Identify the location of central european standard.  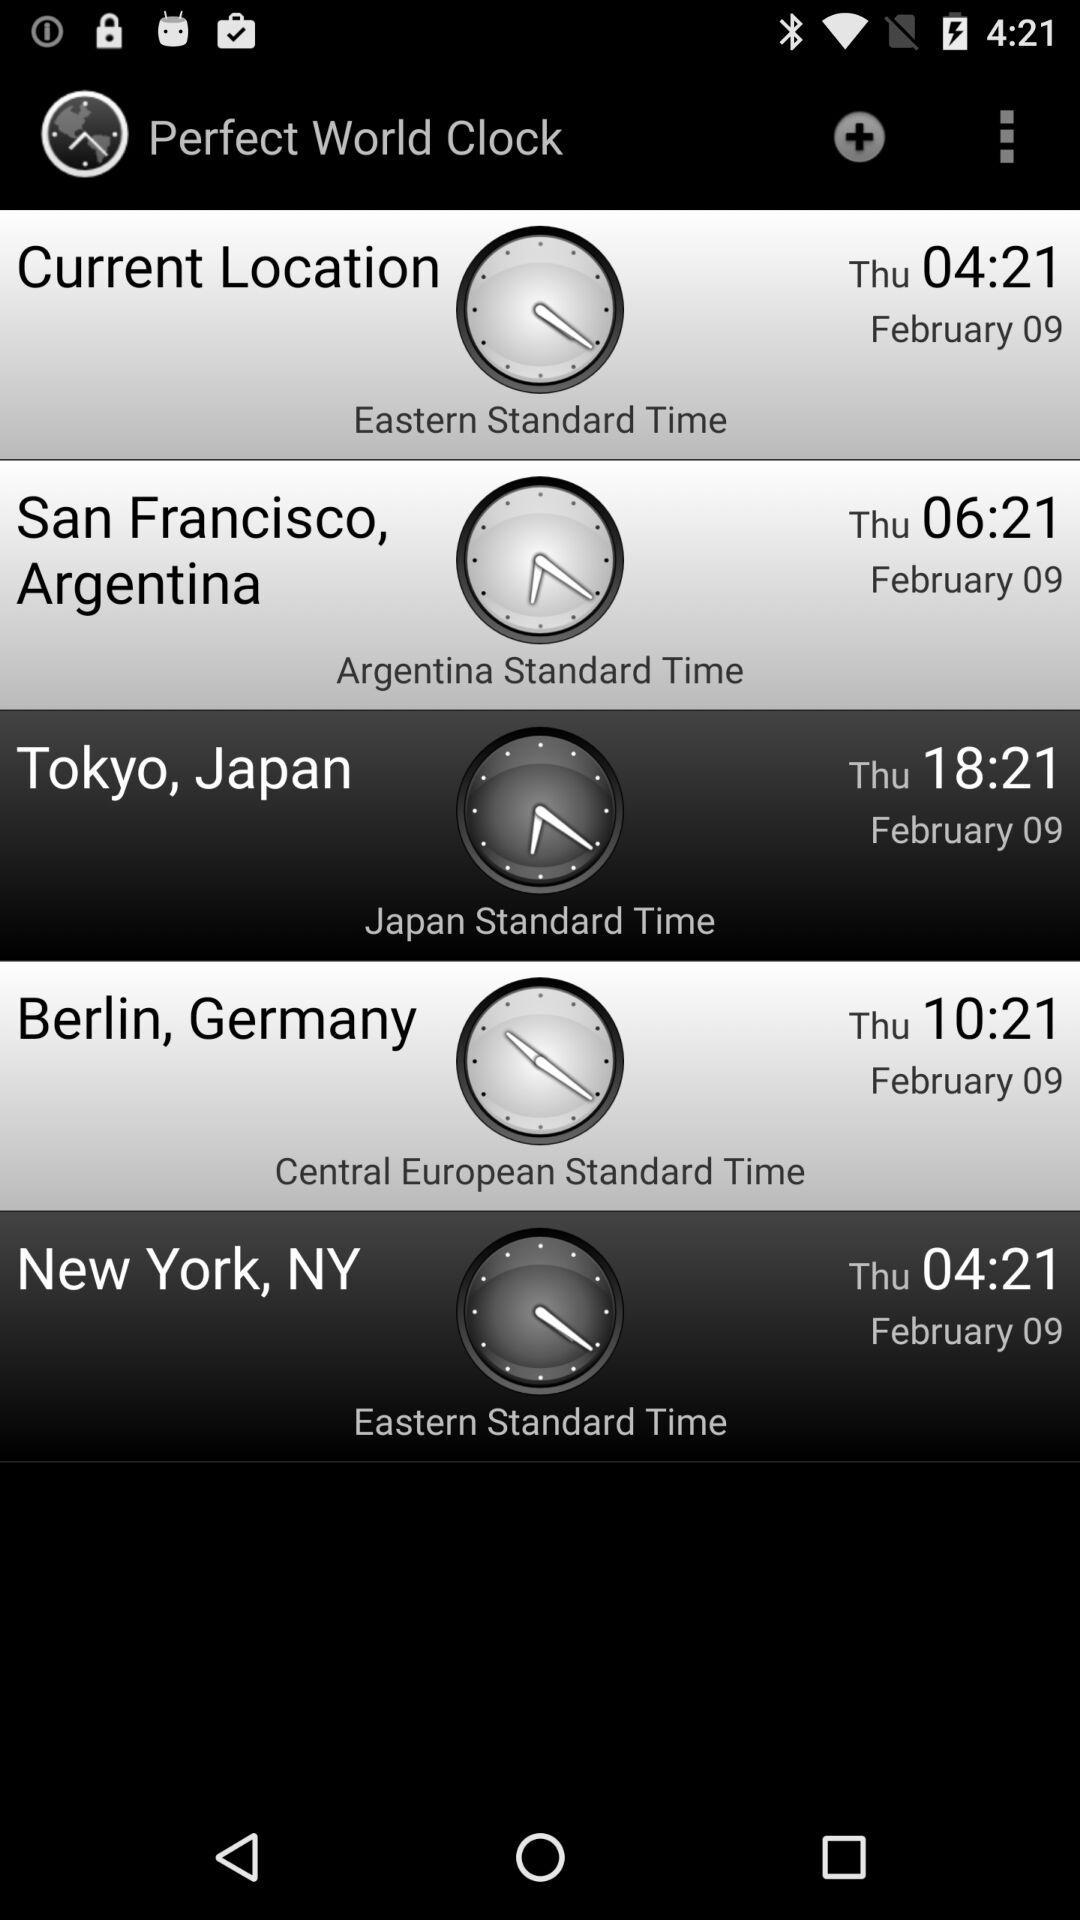
(540, 1170).